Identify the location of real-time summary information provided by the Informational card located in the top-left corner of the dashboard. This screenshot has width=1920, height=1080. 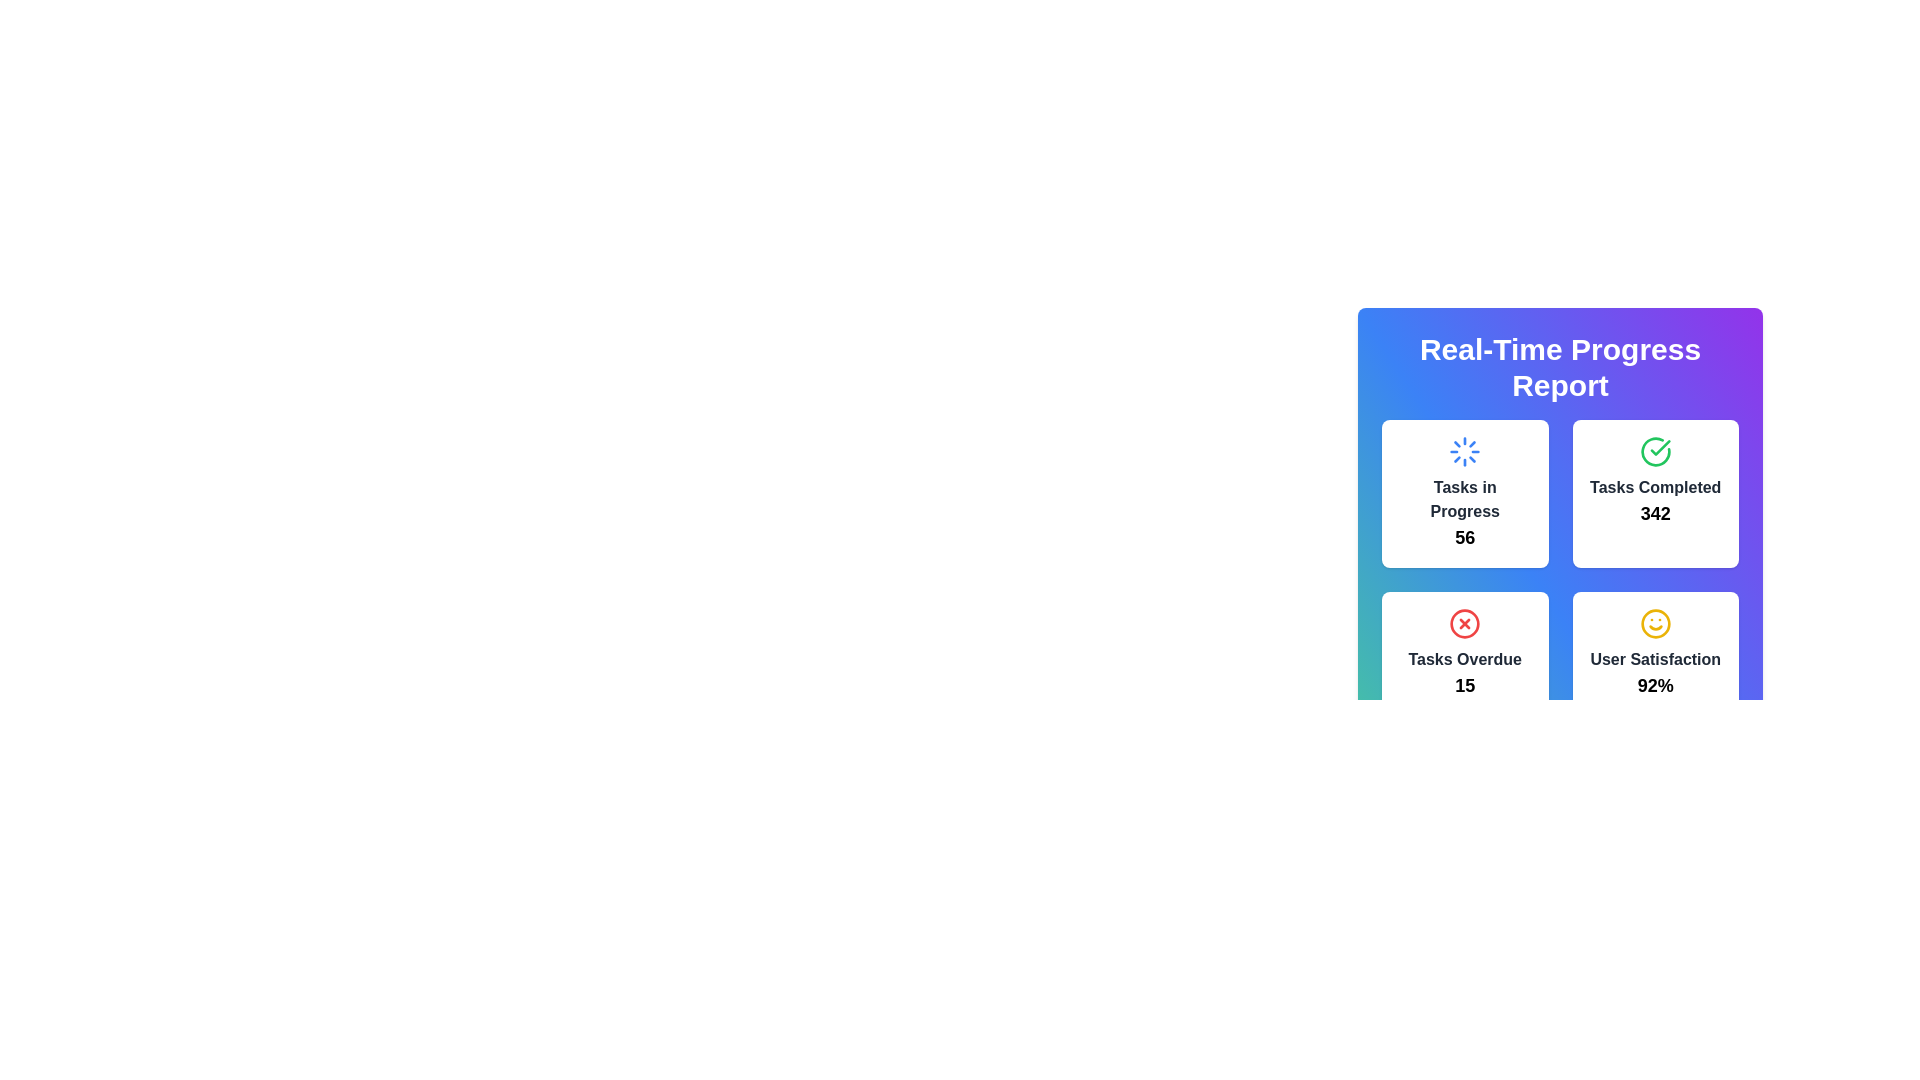
(1465, 493).